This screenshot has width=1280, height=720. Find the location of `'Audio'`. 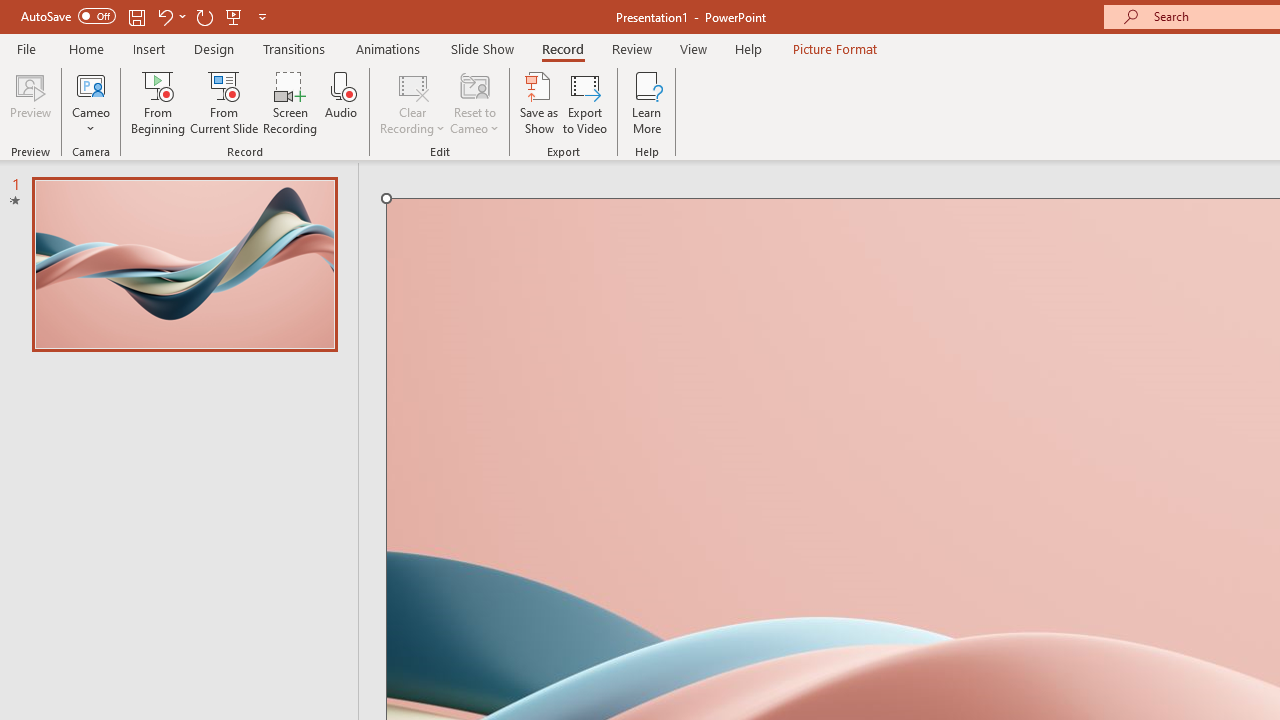

'Audio' is located at coordinates (341, 103).